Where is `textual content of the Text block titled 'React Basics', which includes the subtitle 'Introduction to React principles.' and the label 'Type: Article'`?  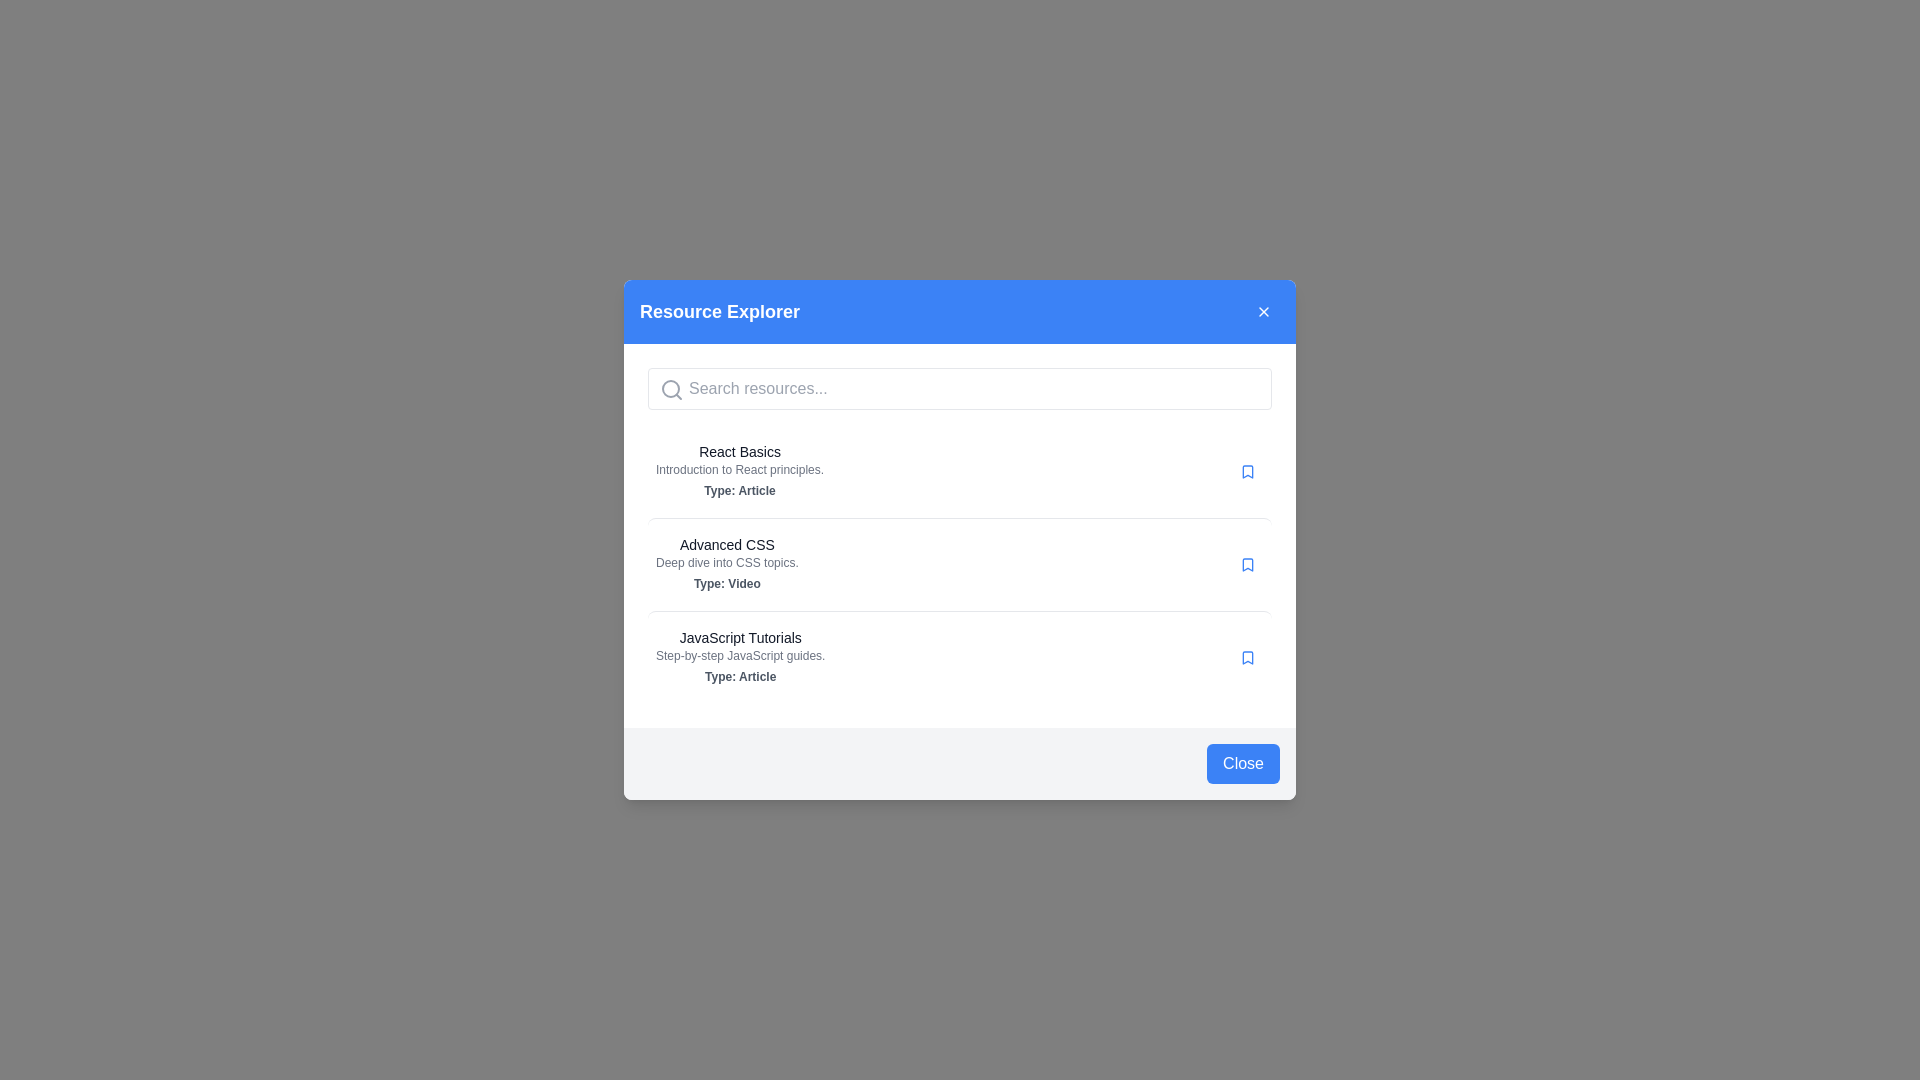 textual content of the Text block titled 'React Basics', which includes the subtitle 'Introduction to React principles.' and the label 'Type: Article' is located at coordinates (738, 471).